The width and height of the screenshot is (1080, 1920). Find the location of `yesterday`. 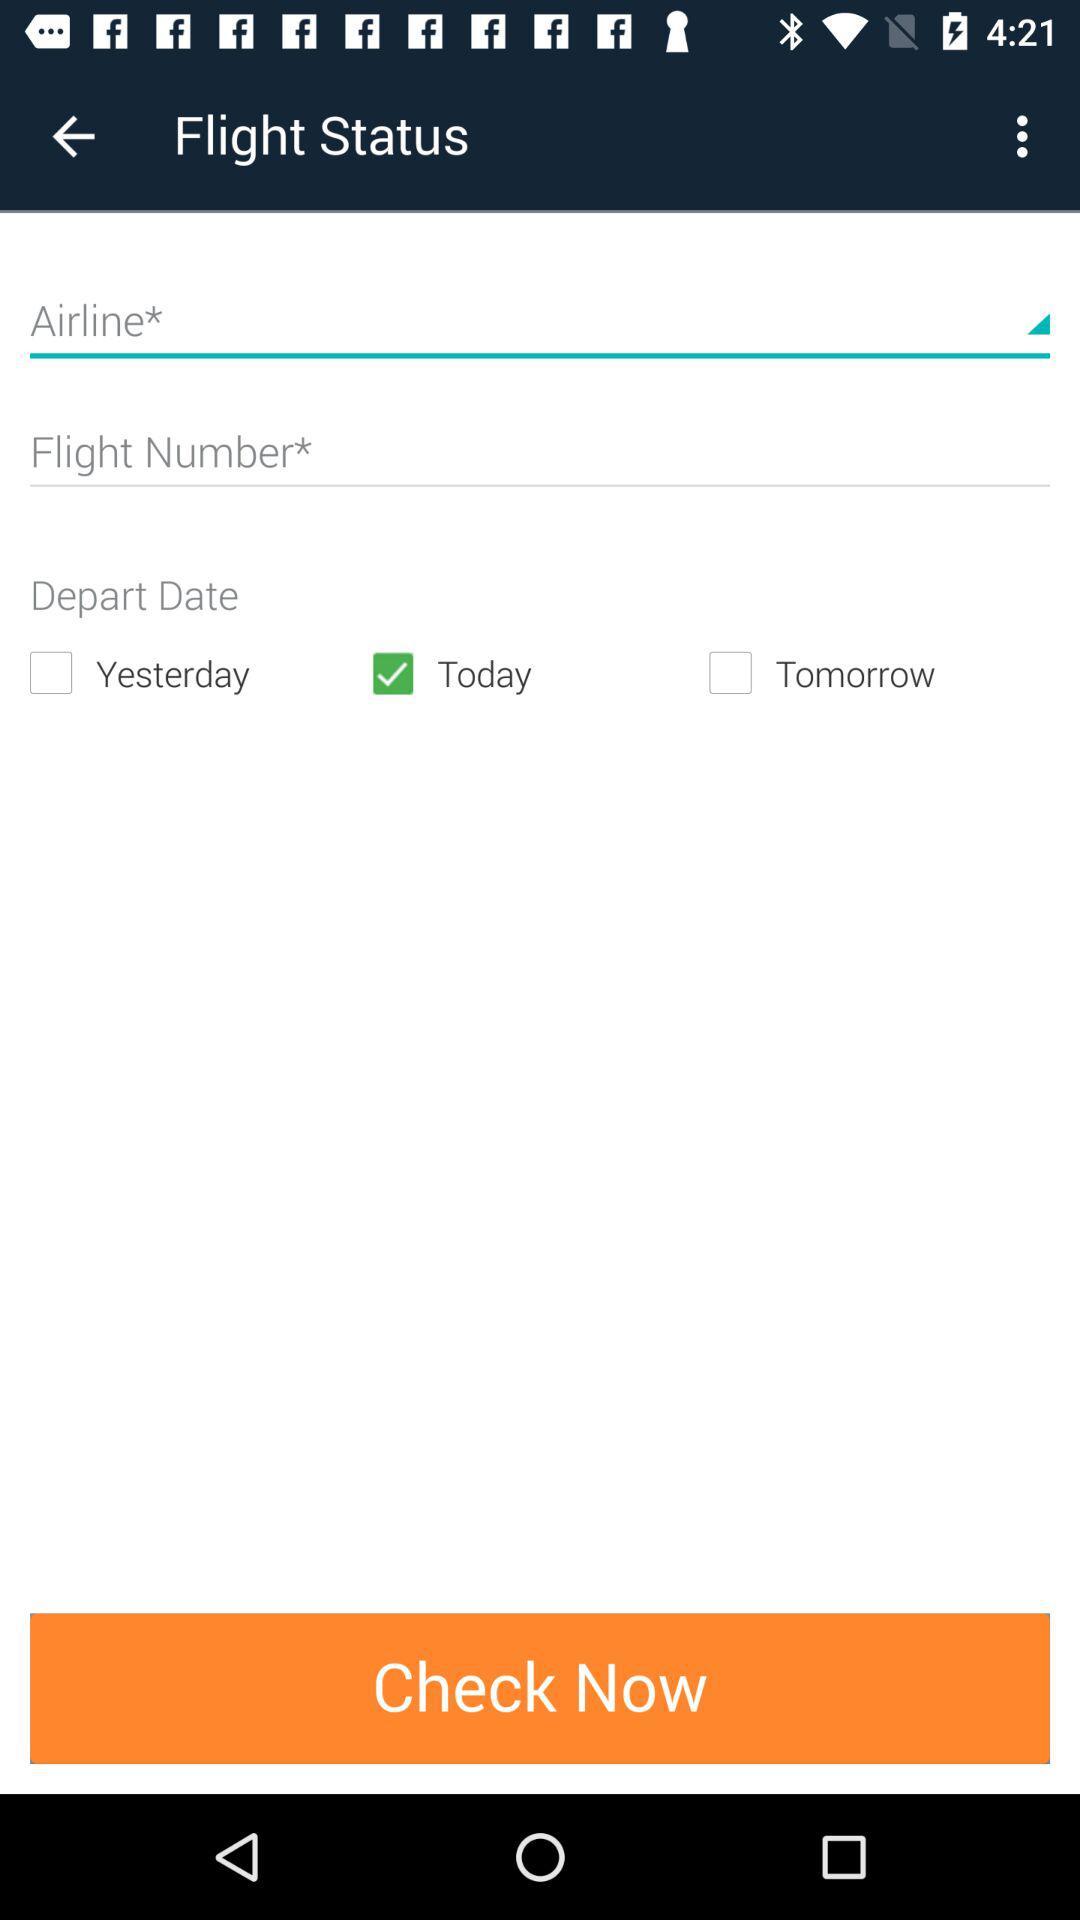

yesterday is located at coordinates (199, 673).